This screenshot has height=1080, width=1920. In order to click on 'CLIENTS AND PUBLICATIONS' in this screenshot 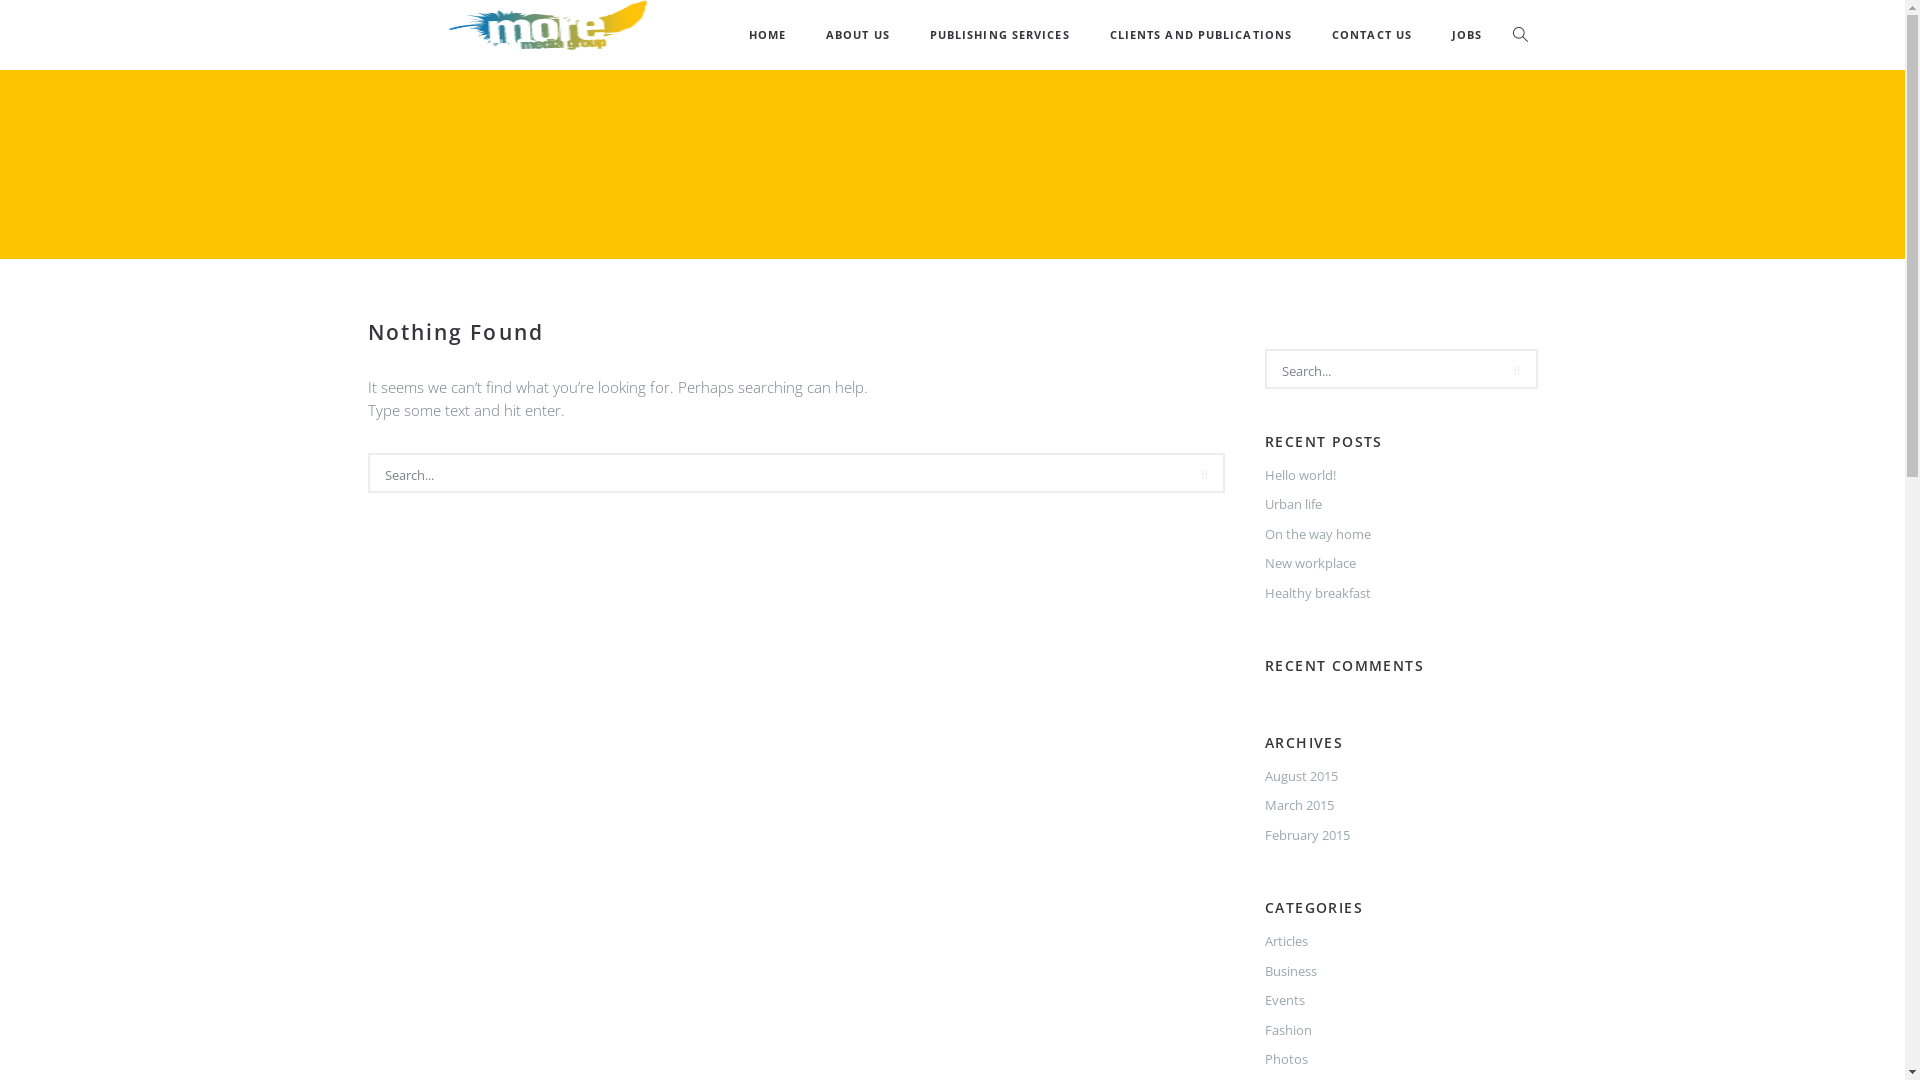, I will do `click(1200, 34)`.